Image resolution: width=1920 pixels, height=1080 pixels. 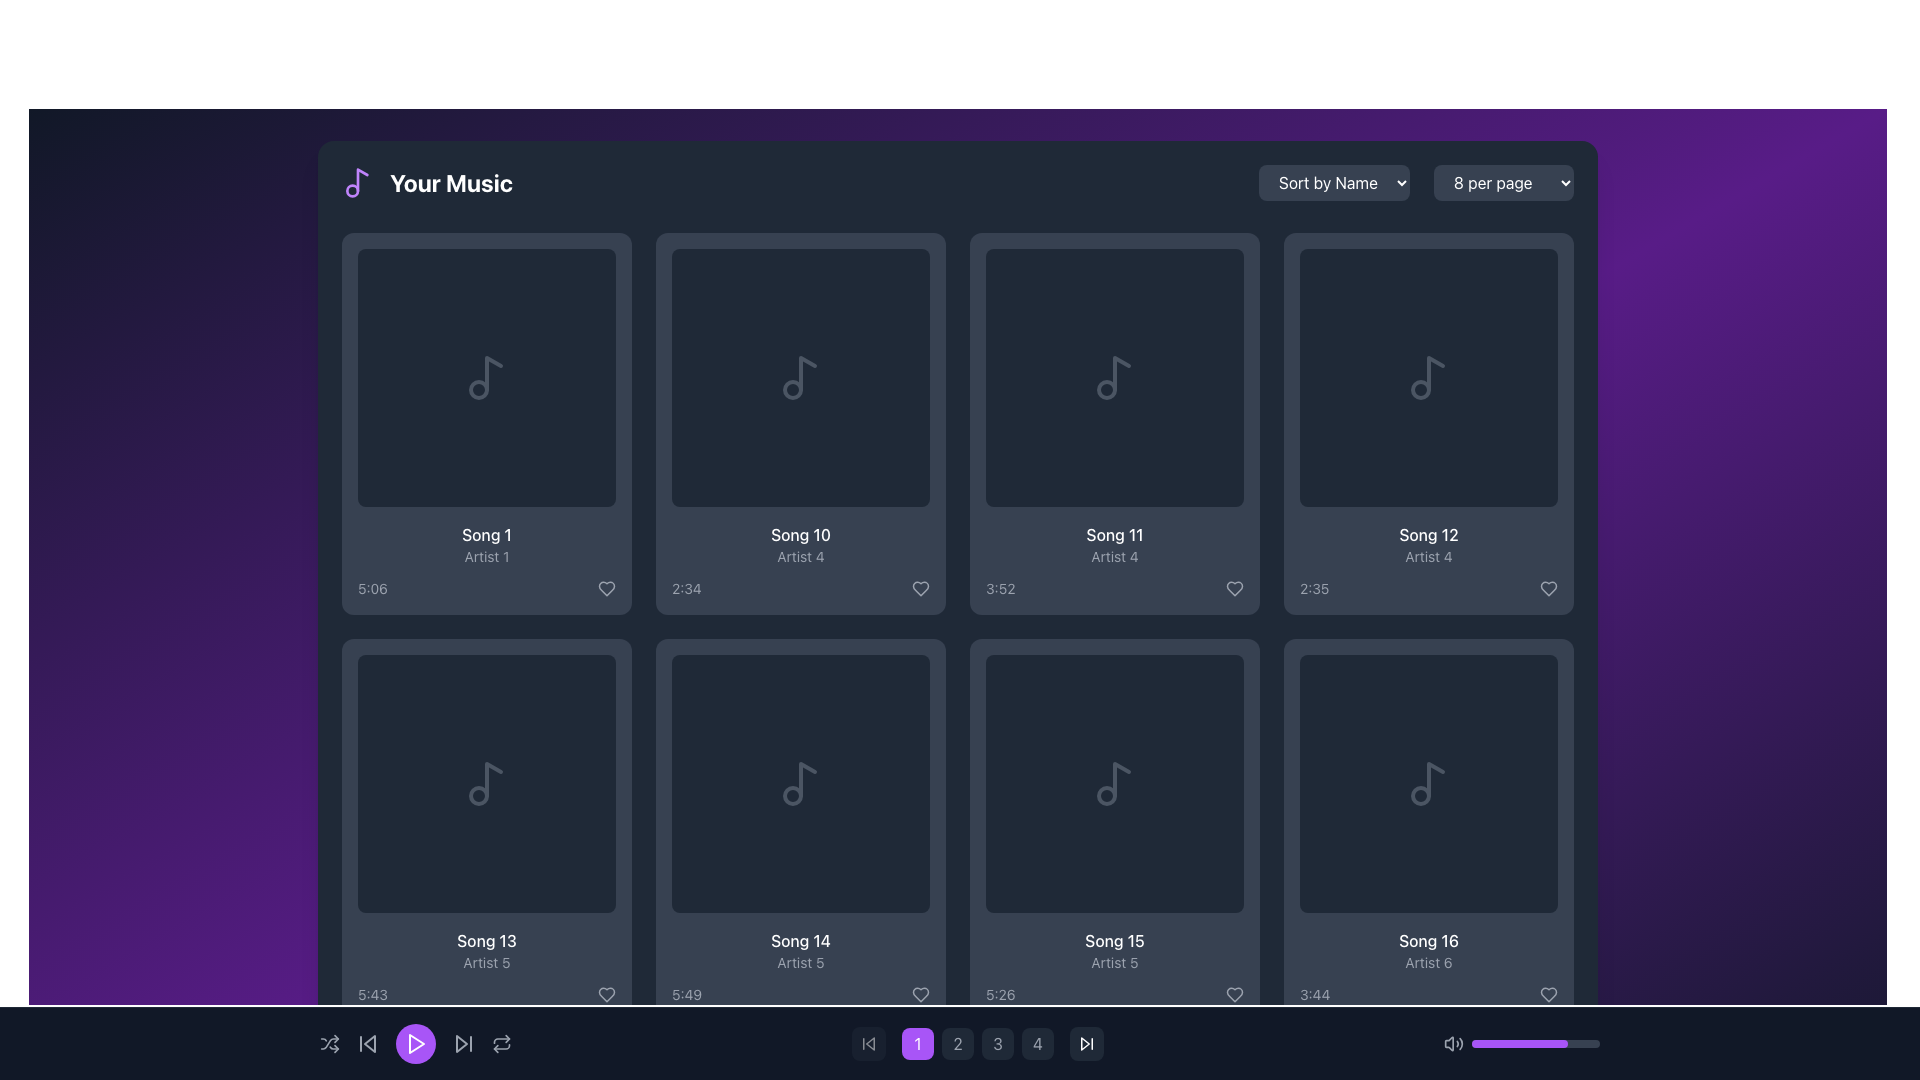 What do you see at coordinates (1233, 588) in the screenshot?
I see `the favorite button located at the bottom-right of the 'Song 11' section to mark the song as a favorite` at bounding box center [1233, 588].